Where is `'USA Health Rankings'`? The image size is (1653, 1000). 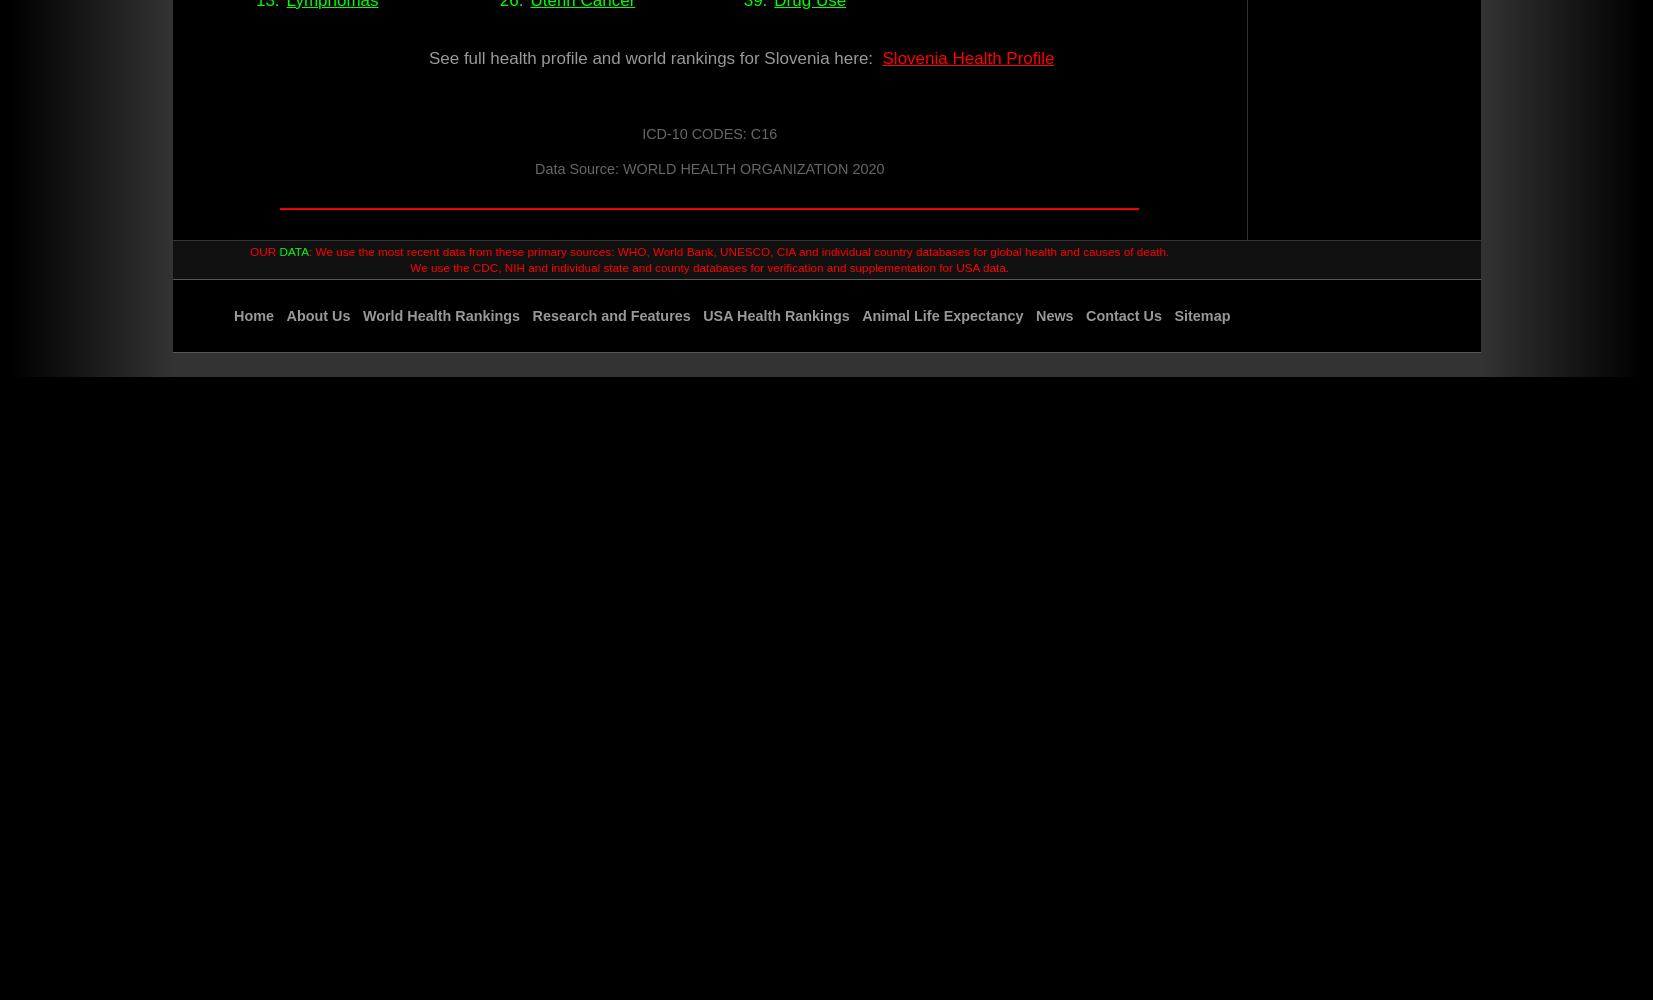 'USA Health Rankings' is located at coordinates (774, 314).